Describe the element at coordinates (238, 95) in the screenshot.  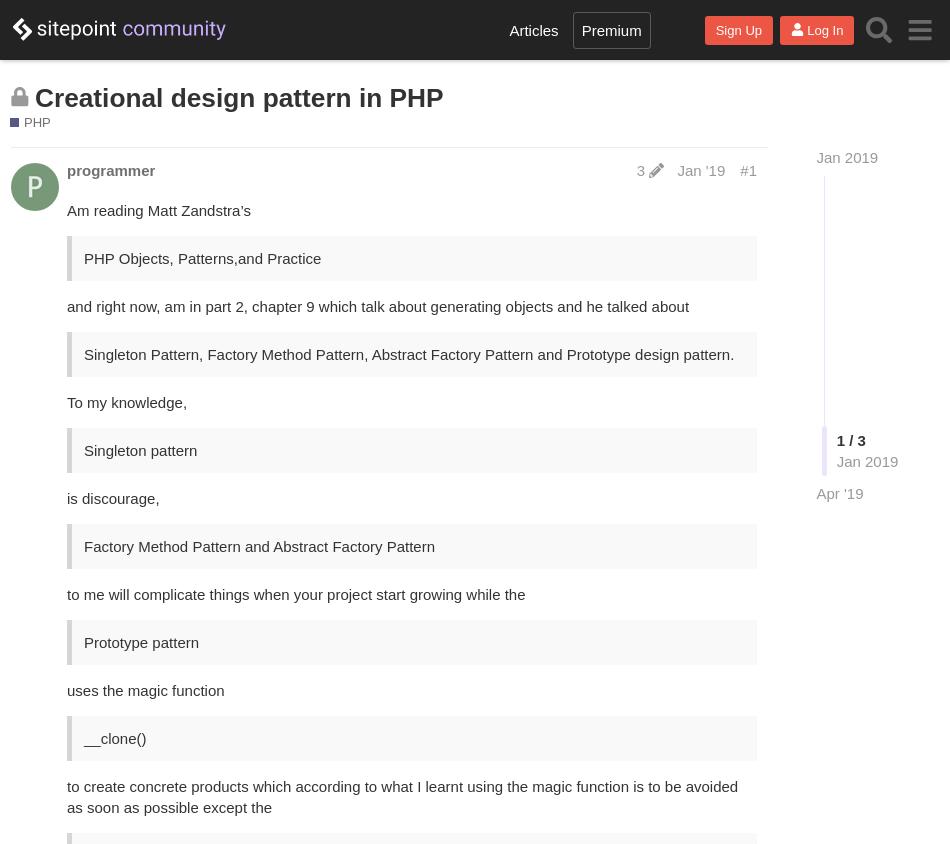
I see `'Creational design pattern in PHP'` at that location.